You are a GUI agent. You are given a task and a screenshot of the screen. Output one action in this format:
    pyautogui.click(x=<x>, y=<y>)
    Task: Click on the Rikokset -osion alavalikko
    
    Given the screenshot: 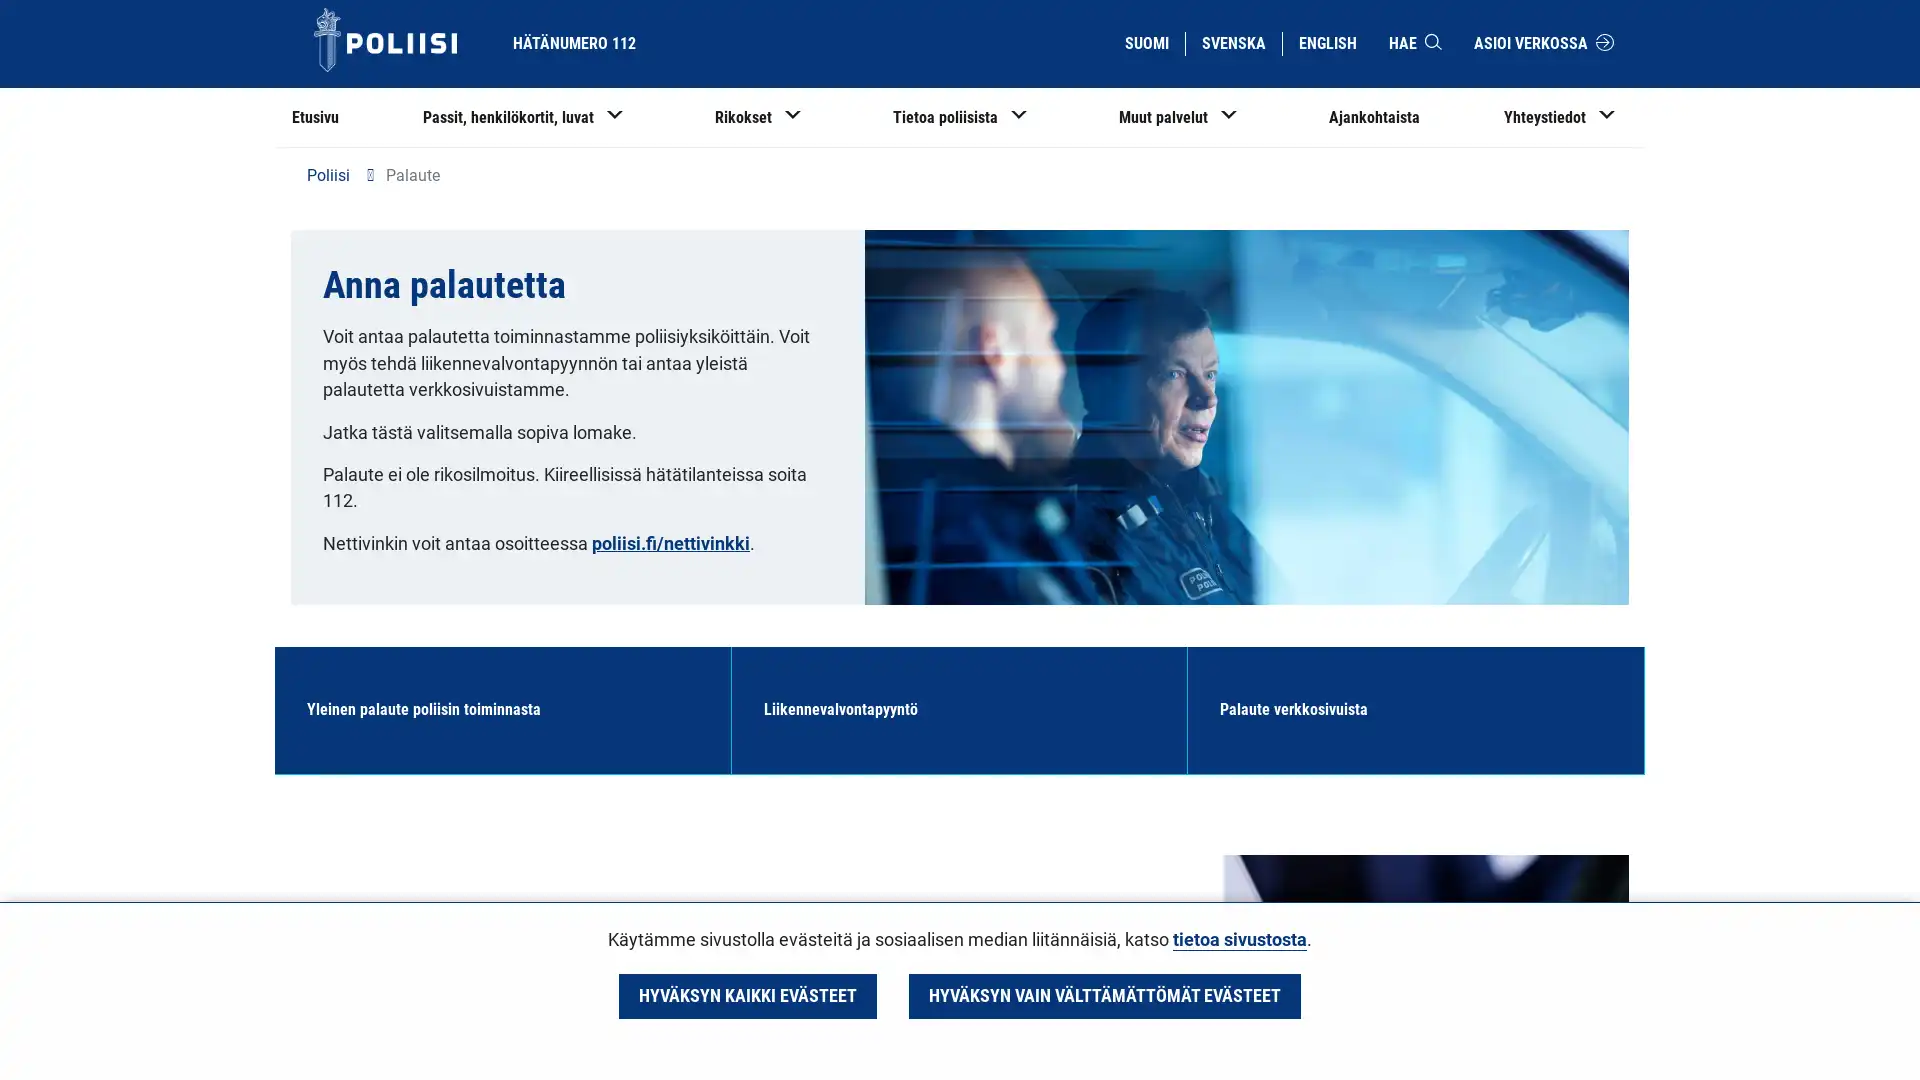 What is the action you would take?
    pyautogui.click(x=801, y=120)
    